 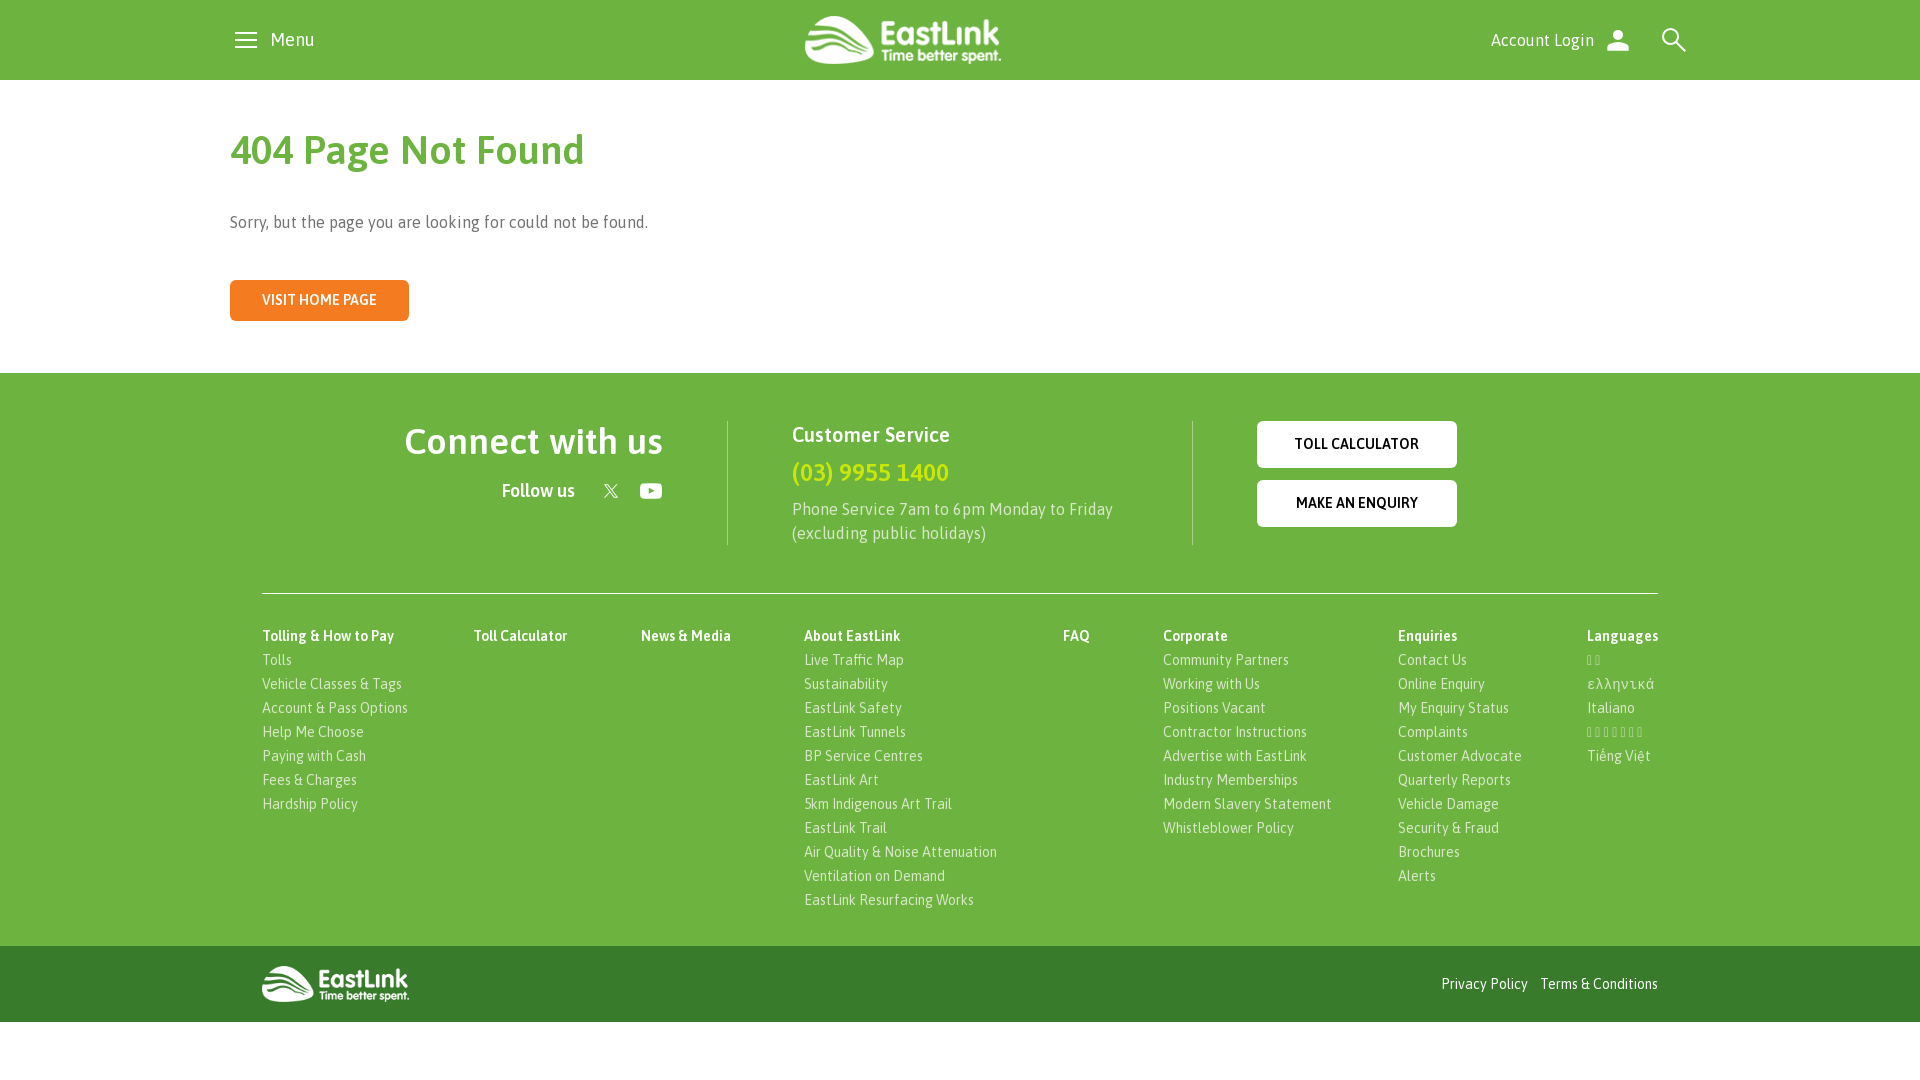 I want to click on 'Air Quality & Noise Attenuation', so click(x=907, y=852).